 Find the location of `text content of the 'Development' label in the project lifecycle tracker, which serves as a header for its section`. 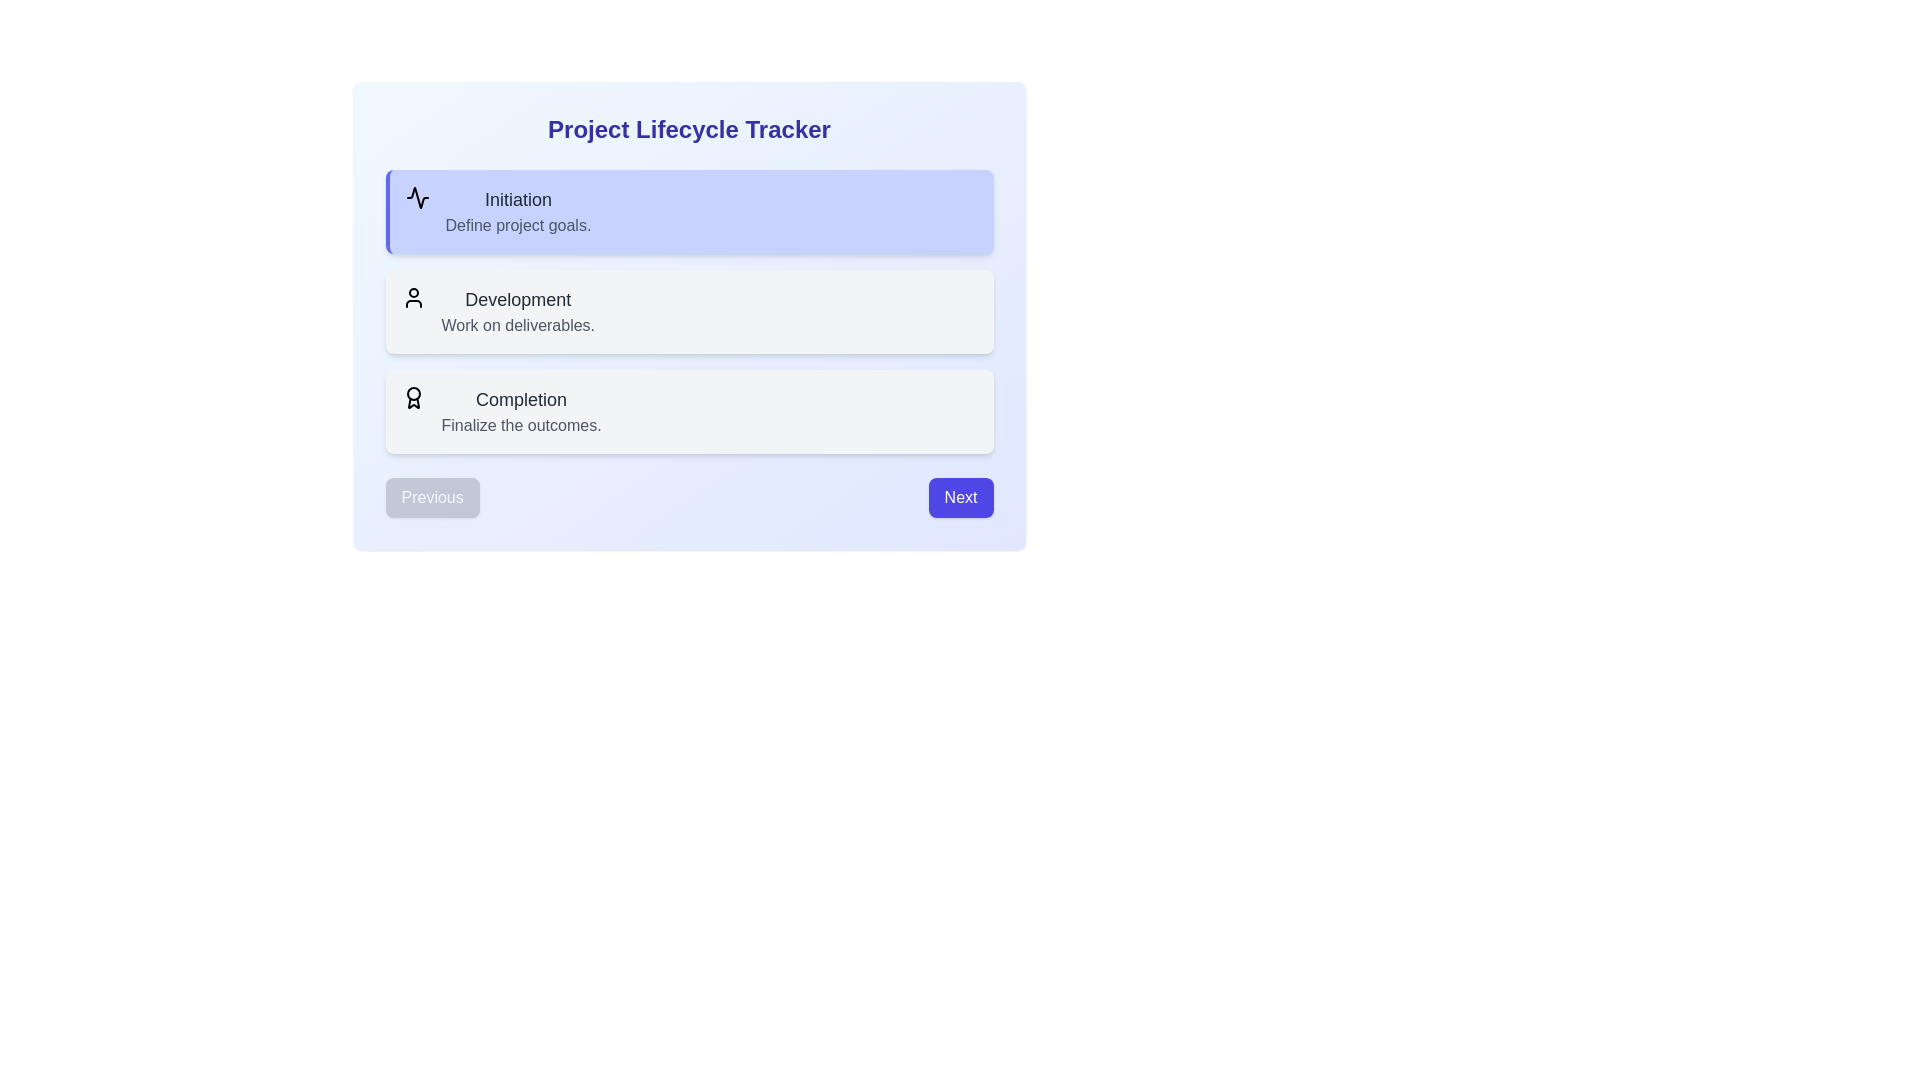

text content of the 'Development' label in the project lifecycle tracker, which serves as a header for its section is located at coordinates (518, 300).